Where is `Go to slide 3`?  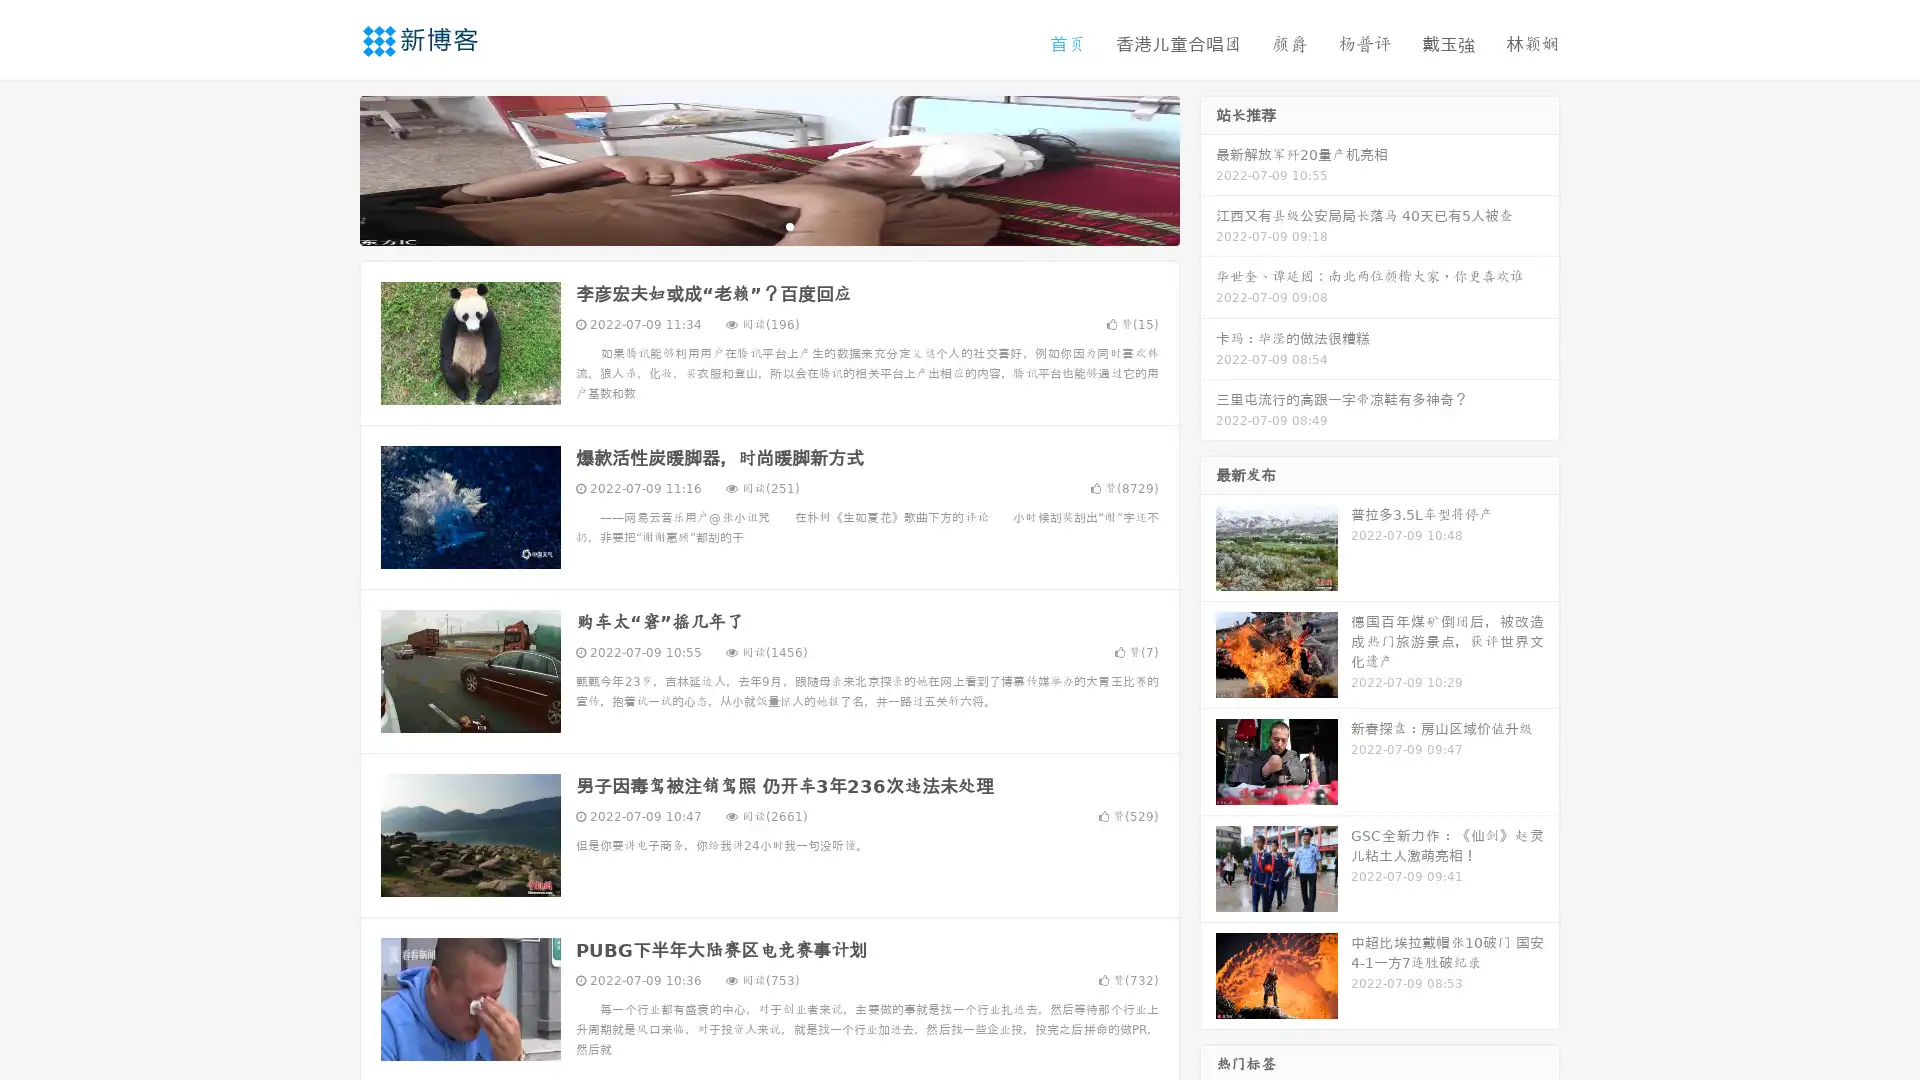
Go to slide 3 is located at coordinates (789, 225).